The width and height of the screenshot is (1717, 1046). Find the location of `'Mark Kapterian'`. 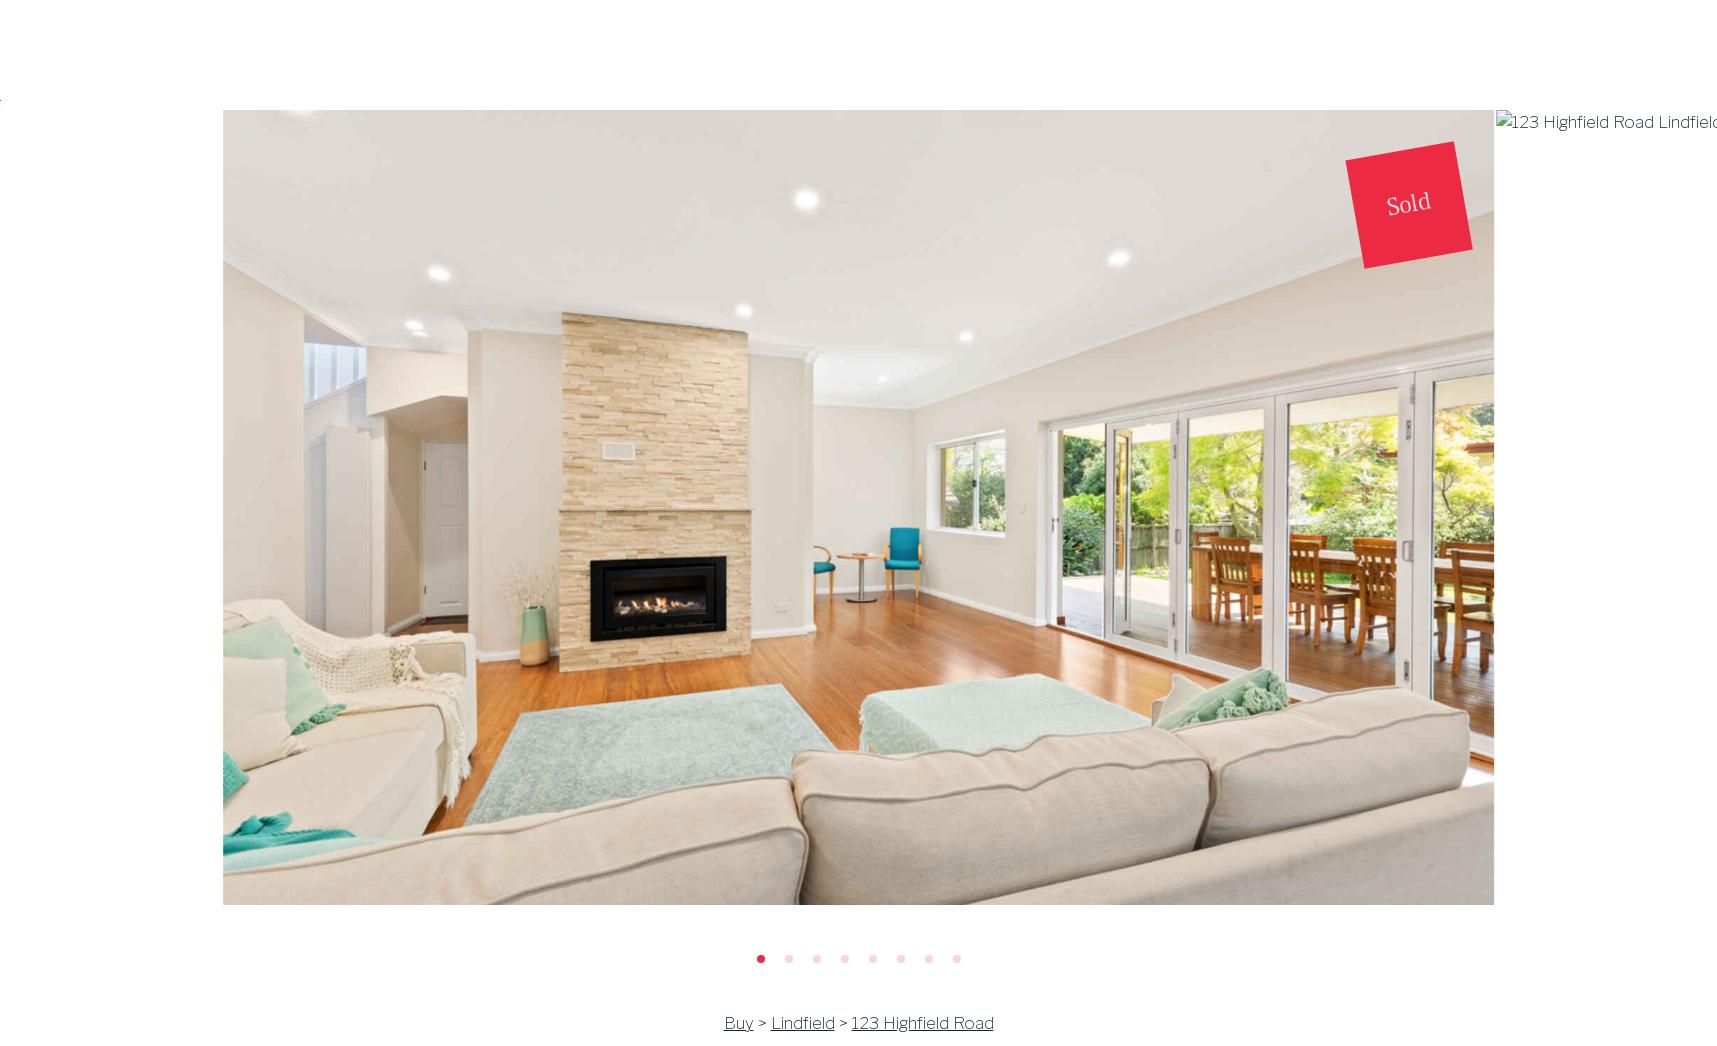

'Mark Kapterian' is located at coordinates (857, 252).